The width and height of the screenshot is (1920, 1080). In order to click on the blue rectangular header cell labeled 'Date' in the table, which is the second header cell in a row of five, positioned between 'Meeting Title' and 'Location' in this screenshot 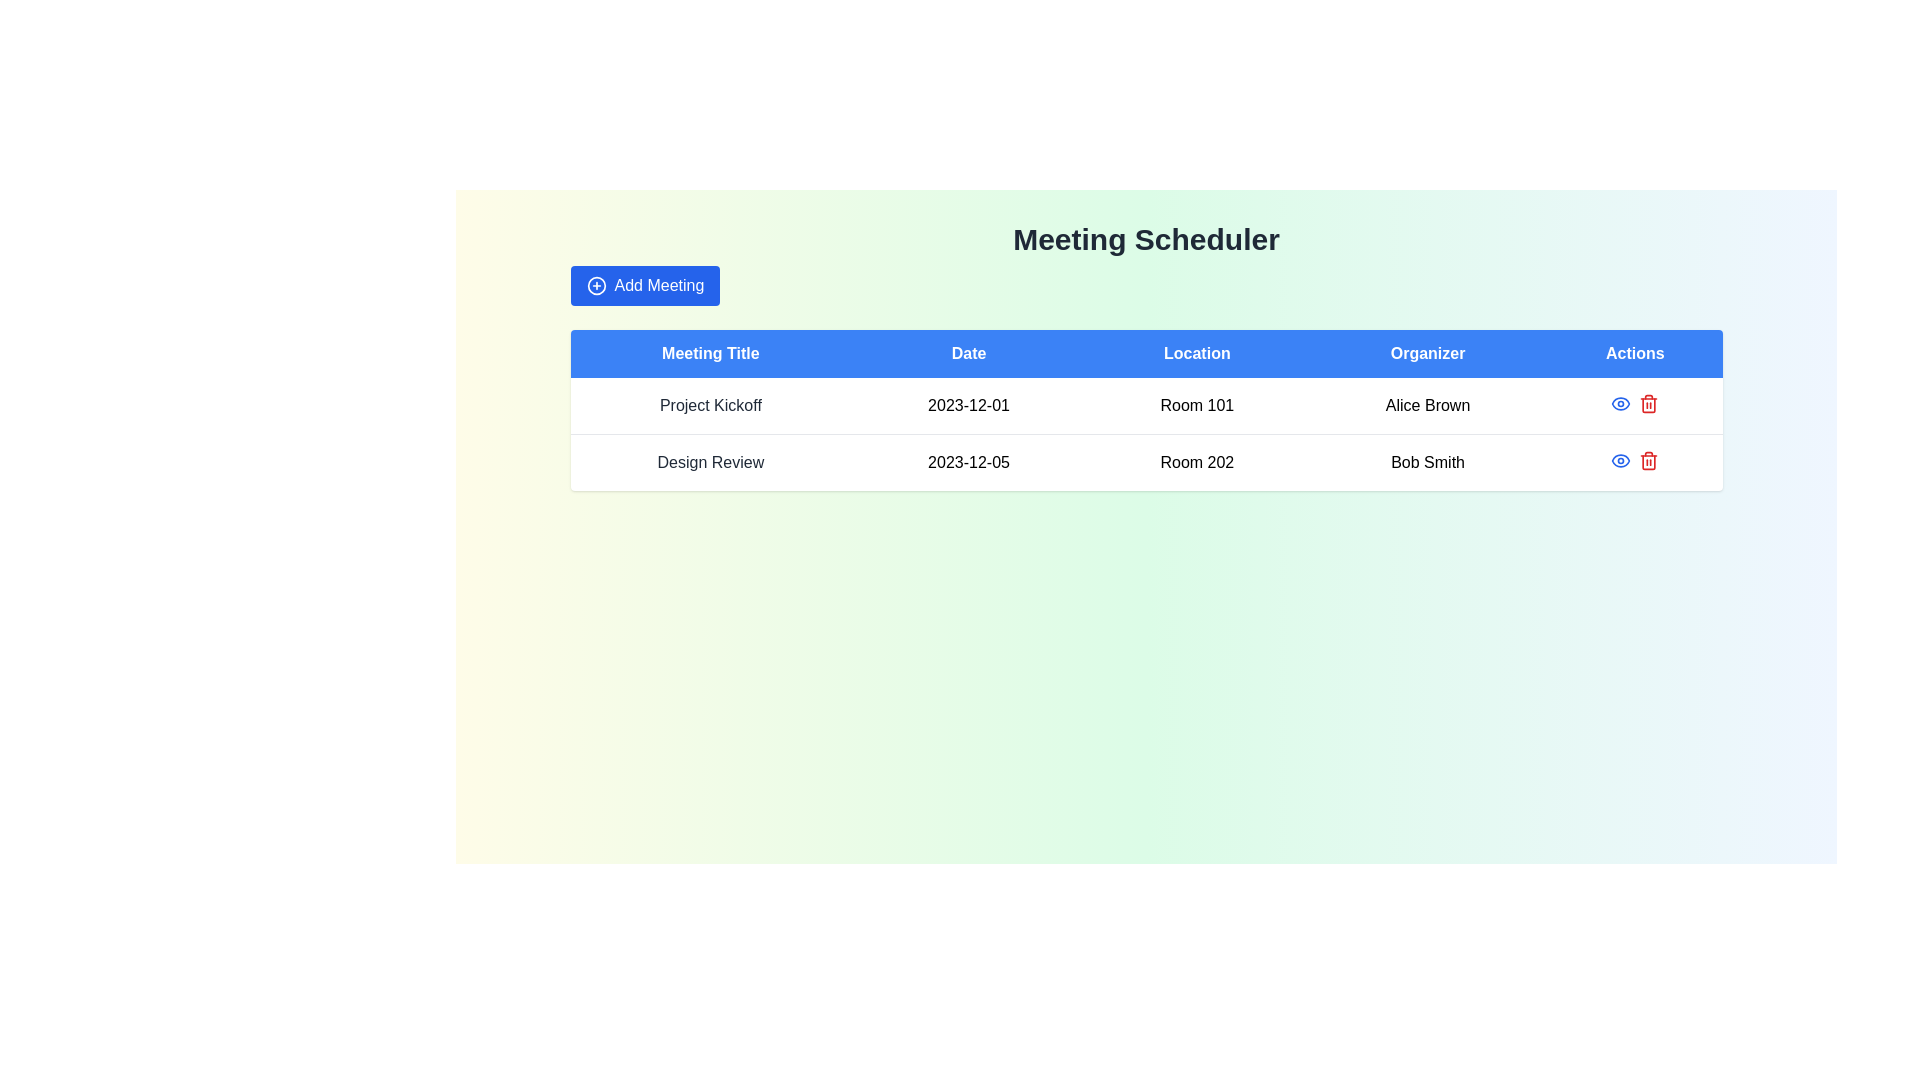, I will do `click(969, 353)`.